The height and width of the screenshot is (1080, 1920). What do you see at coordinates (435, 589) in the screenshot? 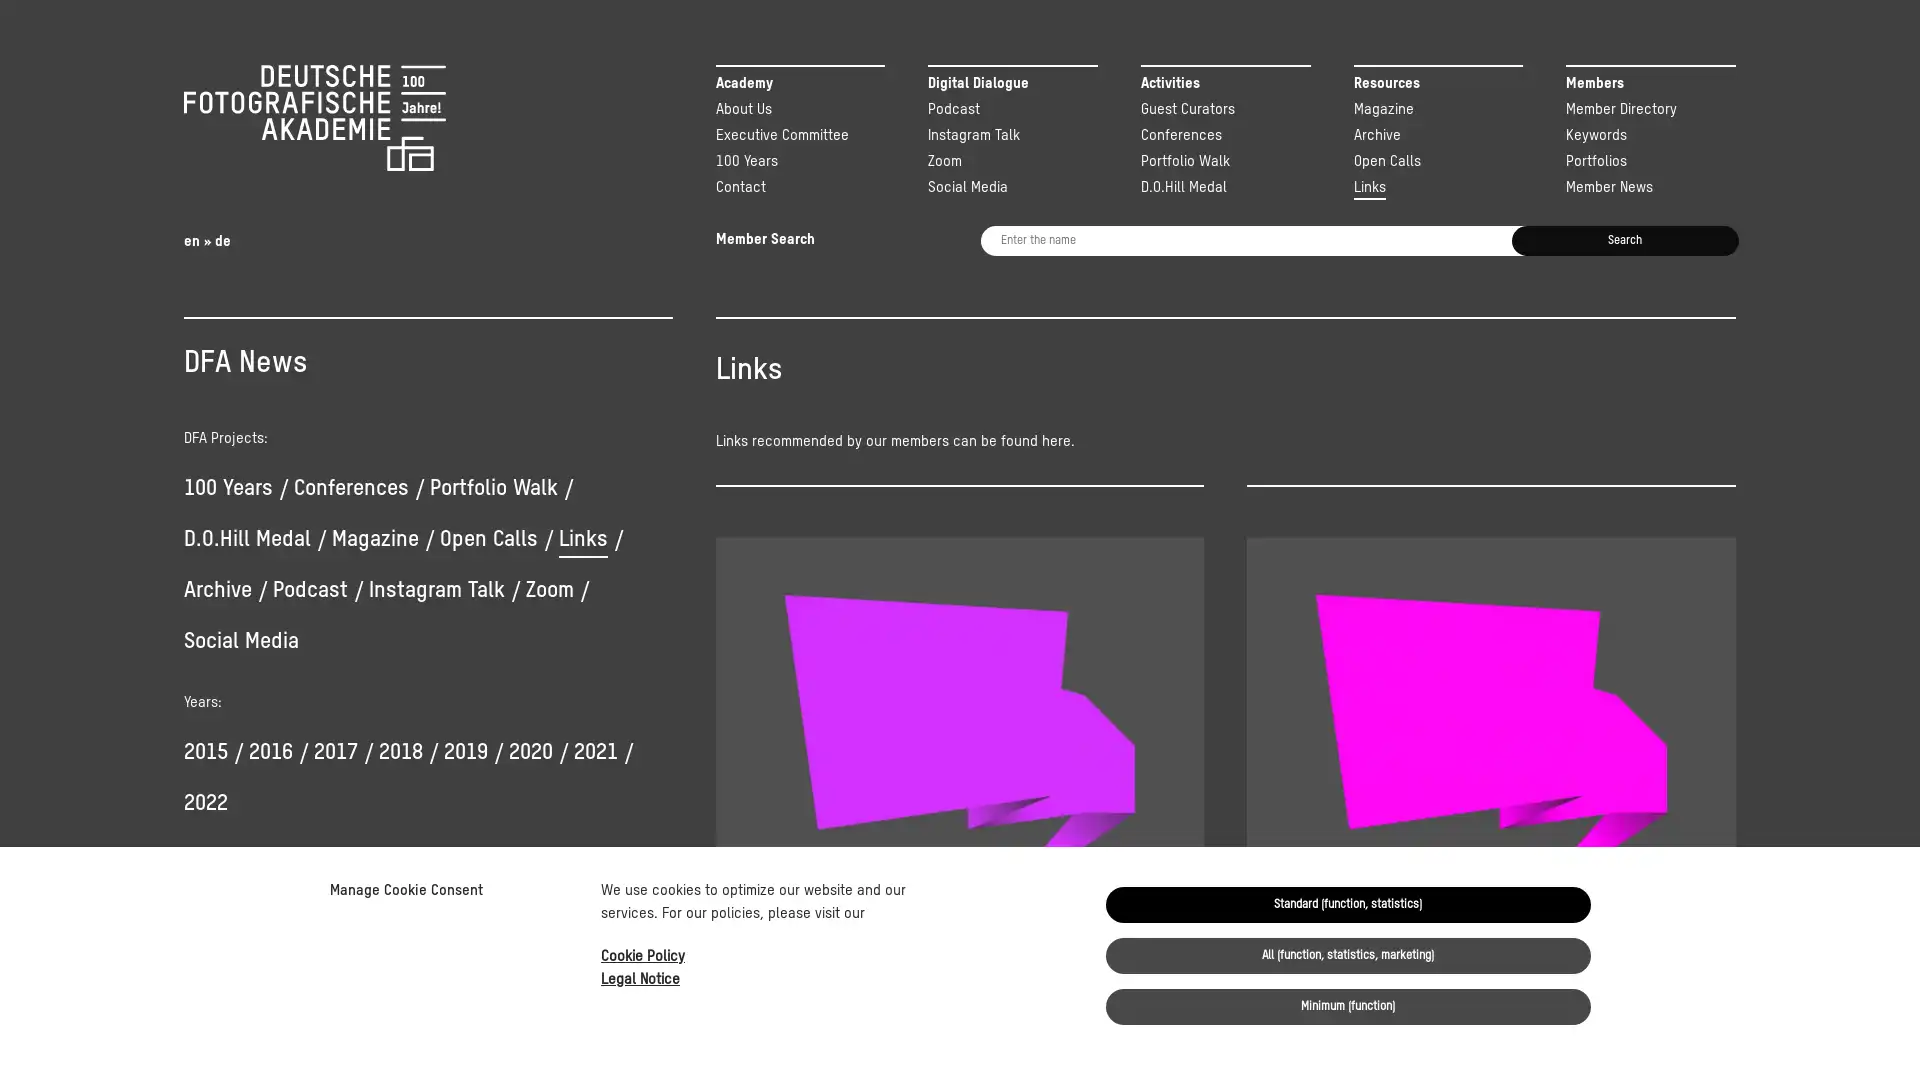
I see `Instagram Talk` at bounding box center [435, 589].